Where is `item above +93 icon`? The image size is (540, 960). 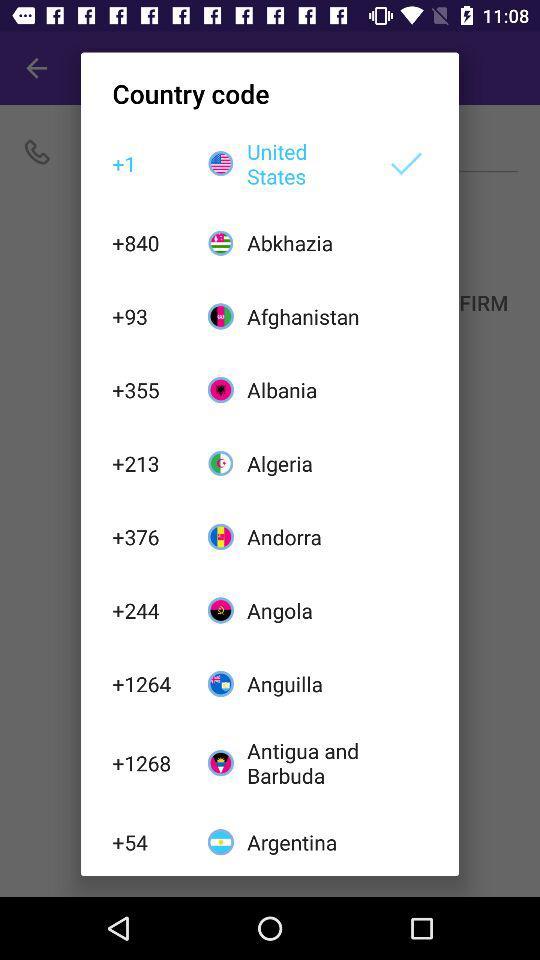
item above +93 icon is located at coordinates (148, 241).